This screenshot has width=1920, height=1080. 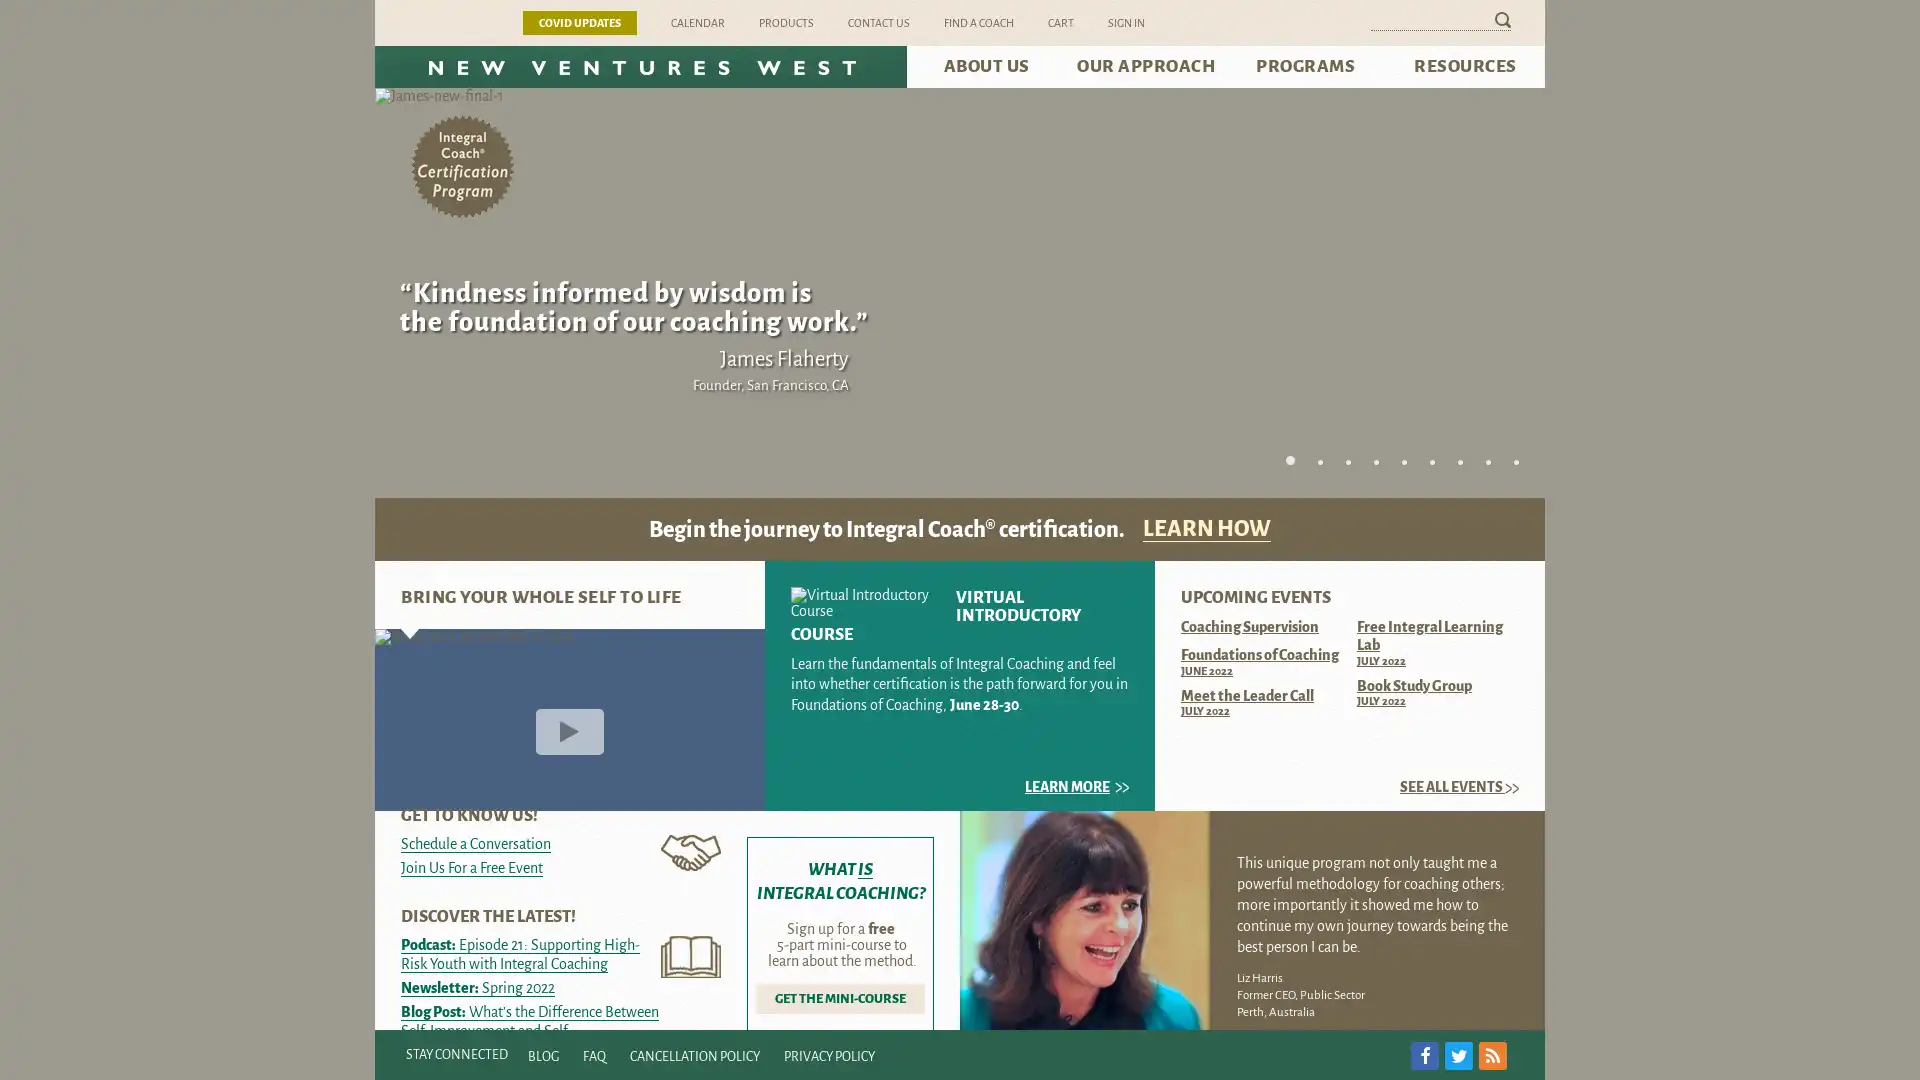 I want to click on STAY CONNECTED, so click(x=455, y=1054).